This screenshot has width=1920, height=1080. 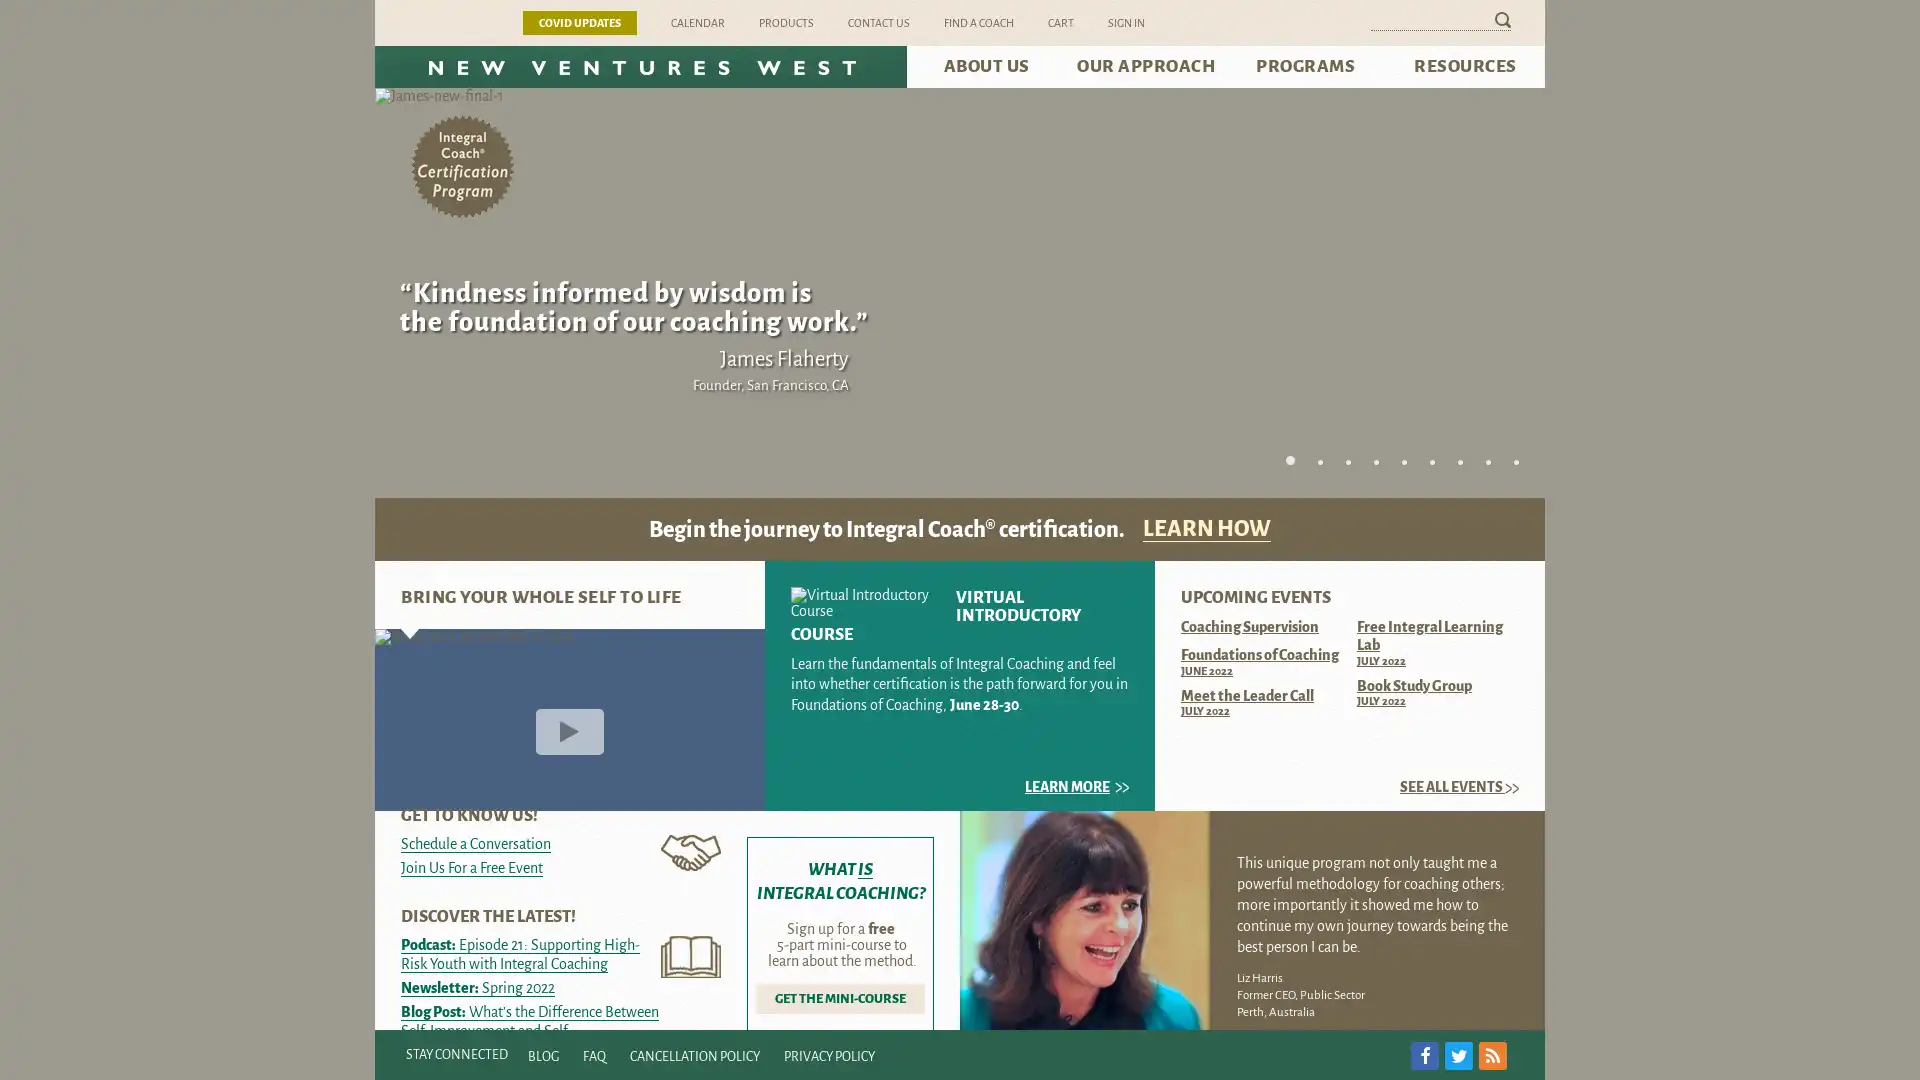 I want to click on STAY CONNECTED, so click(x=455, y=1054).